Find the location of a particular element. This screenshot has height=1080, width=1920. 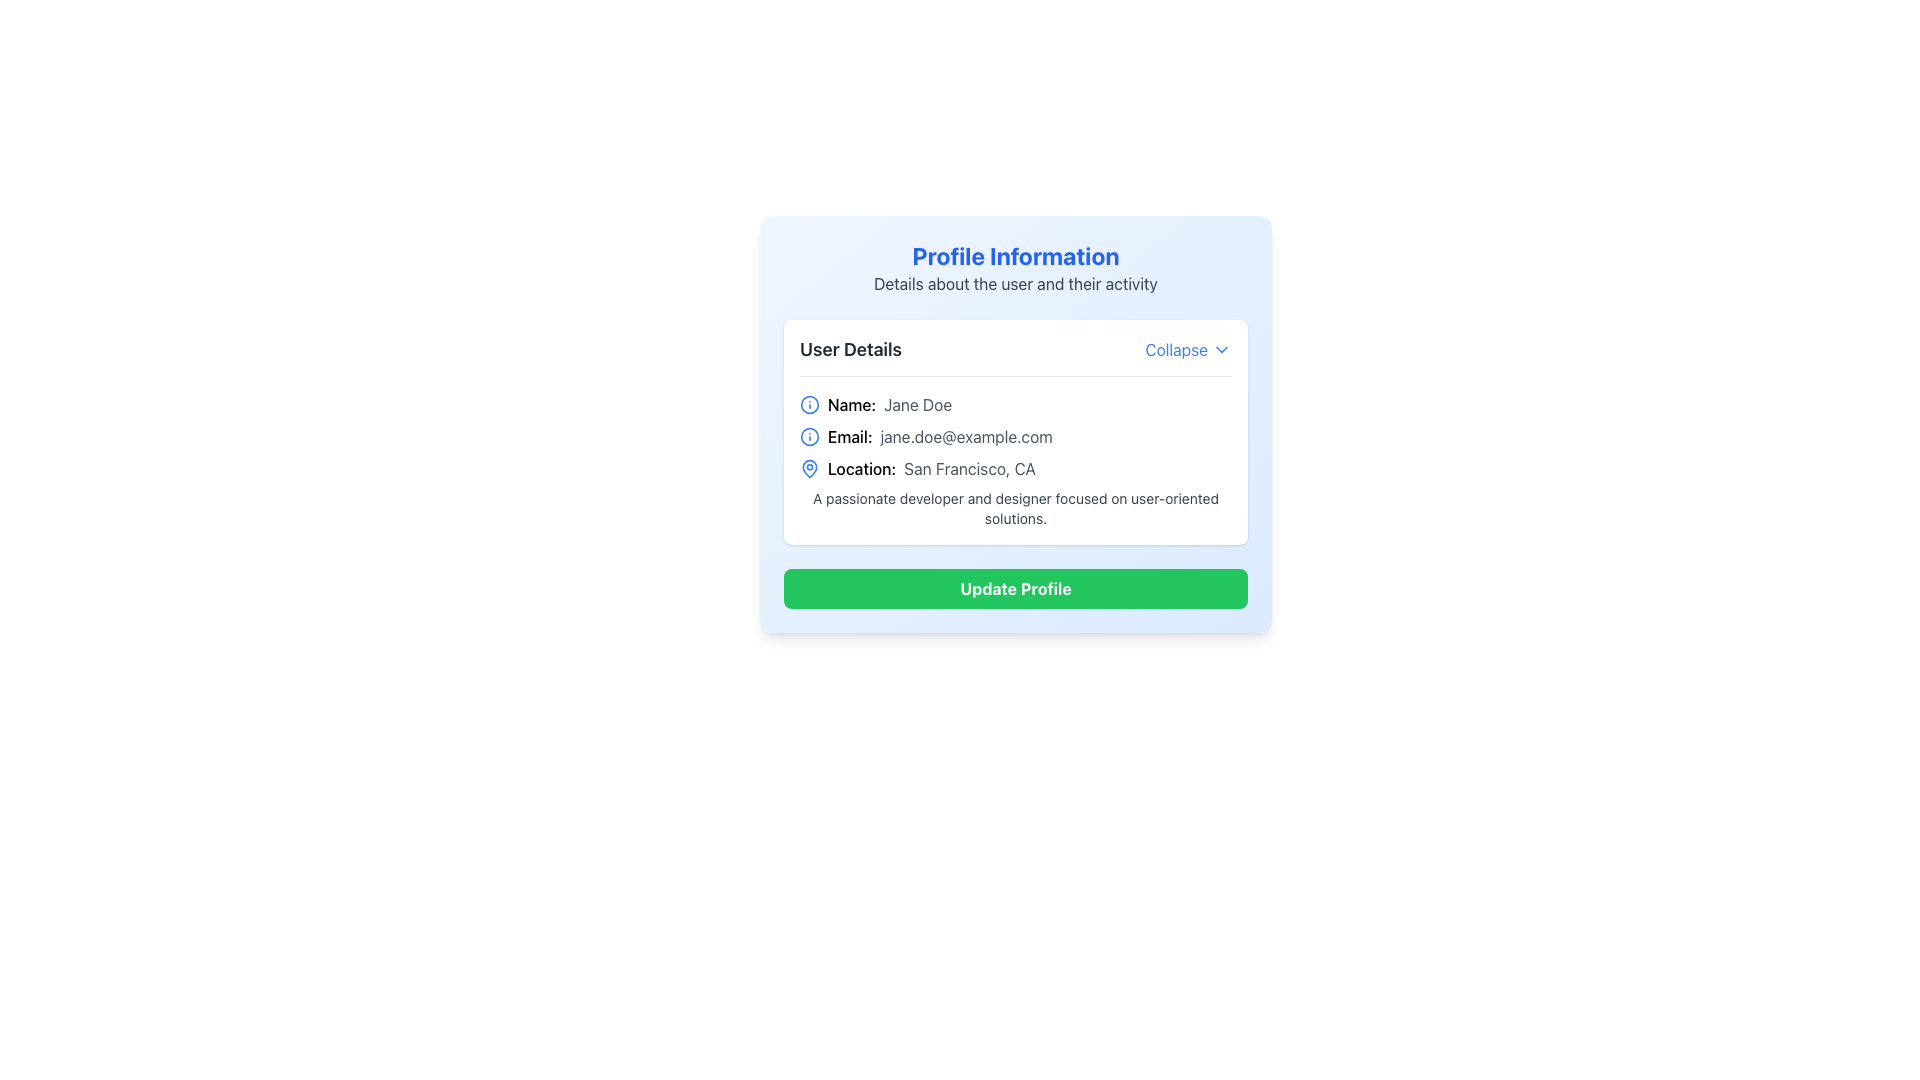

the text label 'Name:' which is positioned immediately before the text 'Jane Doe' in the user details section of the card-style interface is located at coordinates (852, 405).